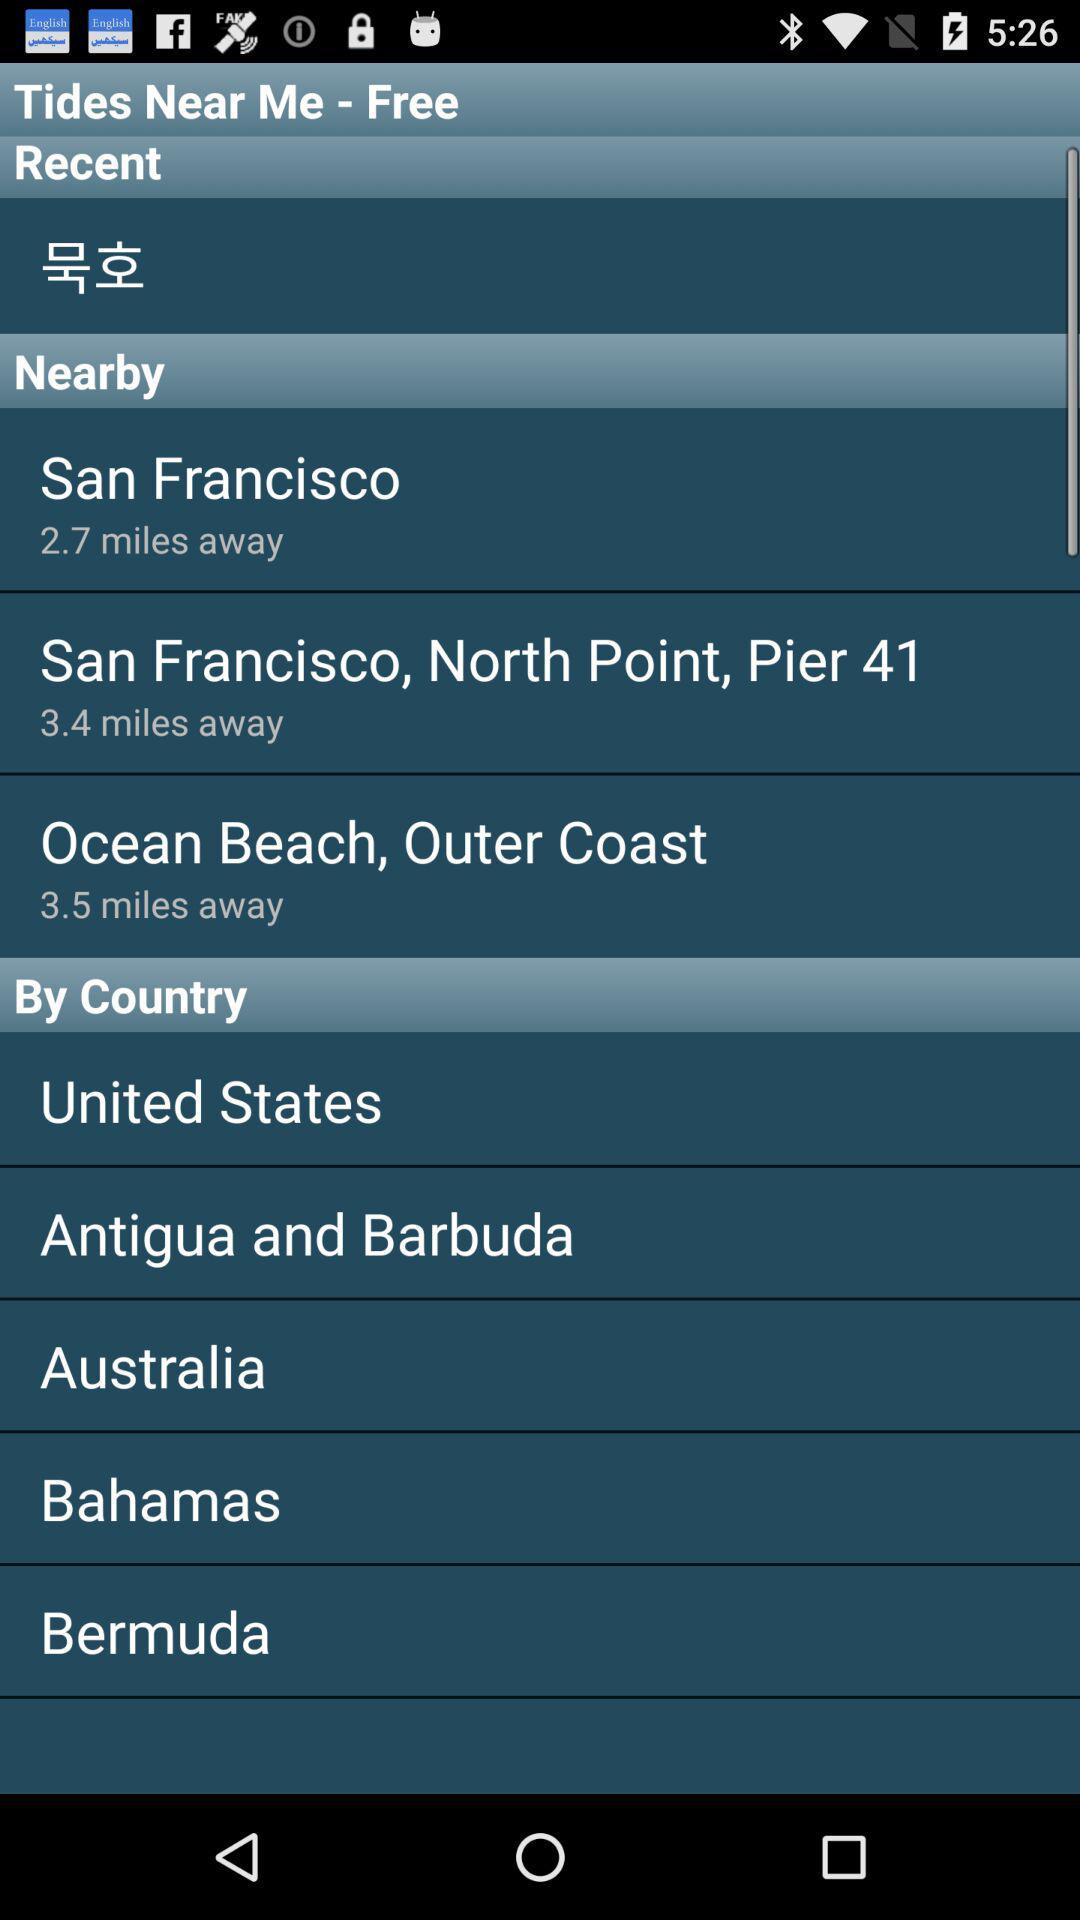 The image size is (1080, 1920). I want to click on app above the bahamas icon, so click(540, 1364).